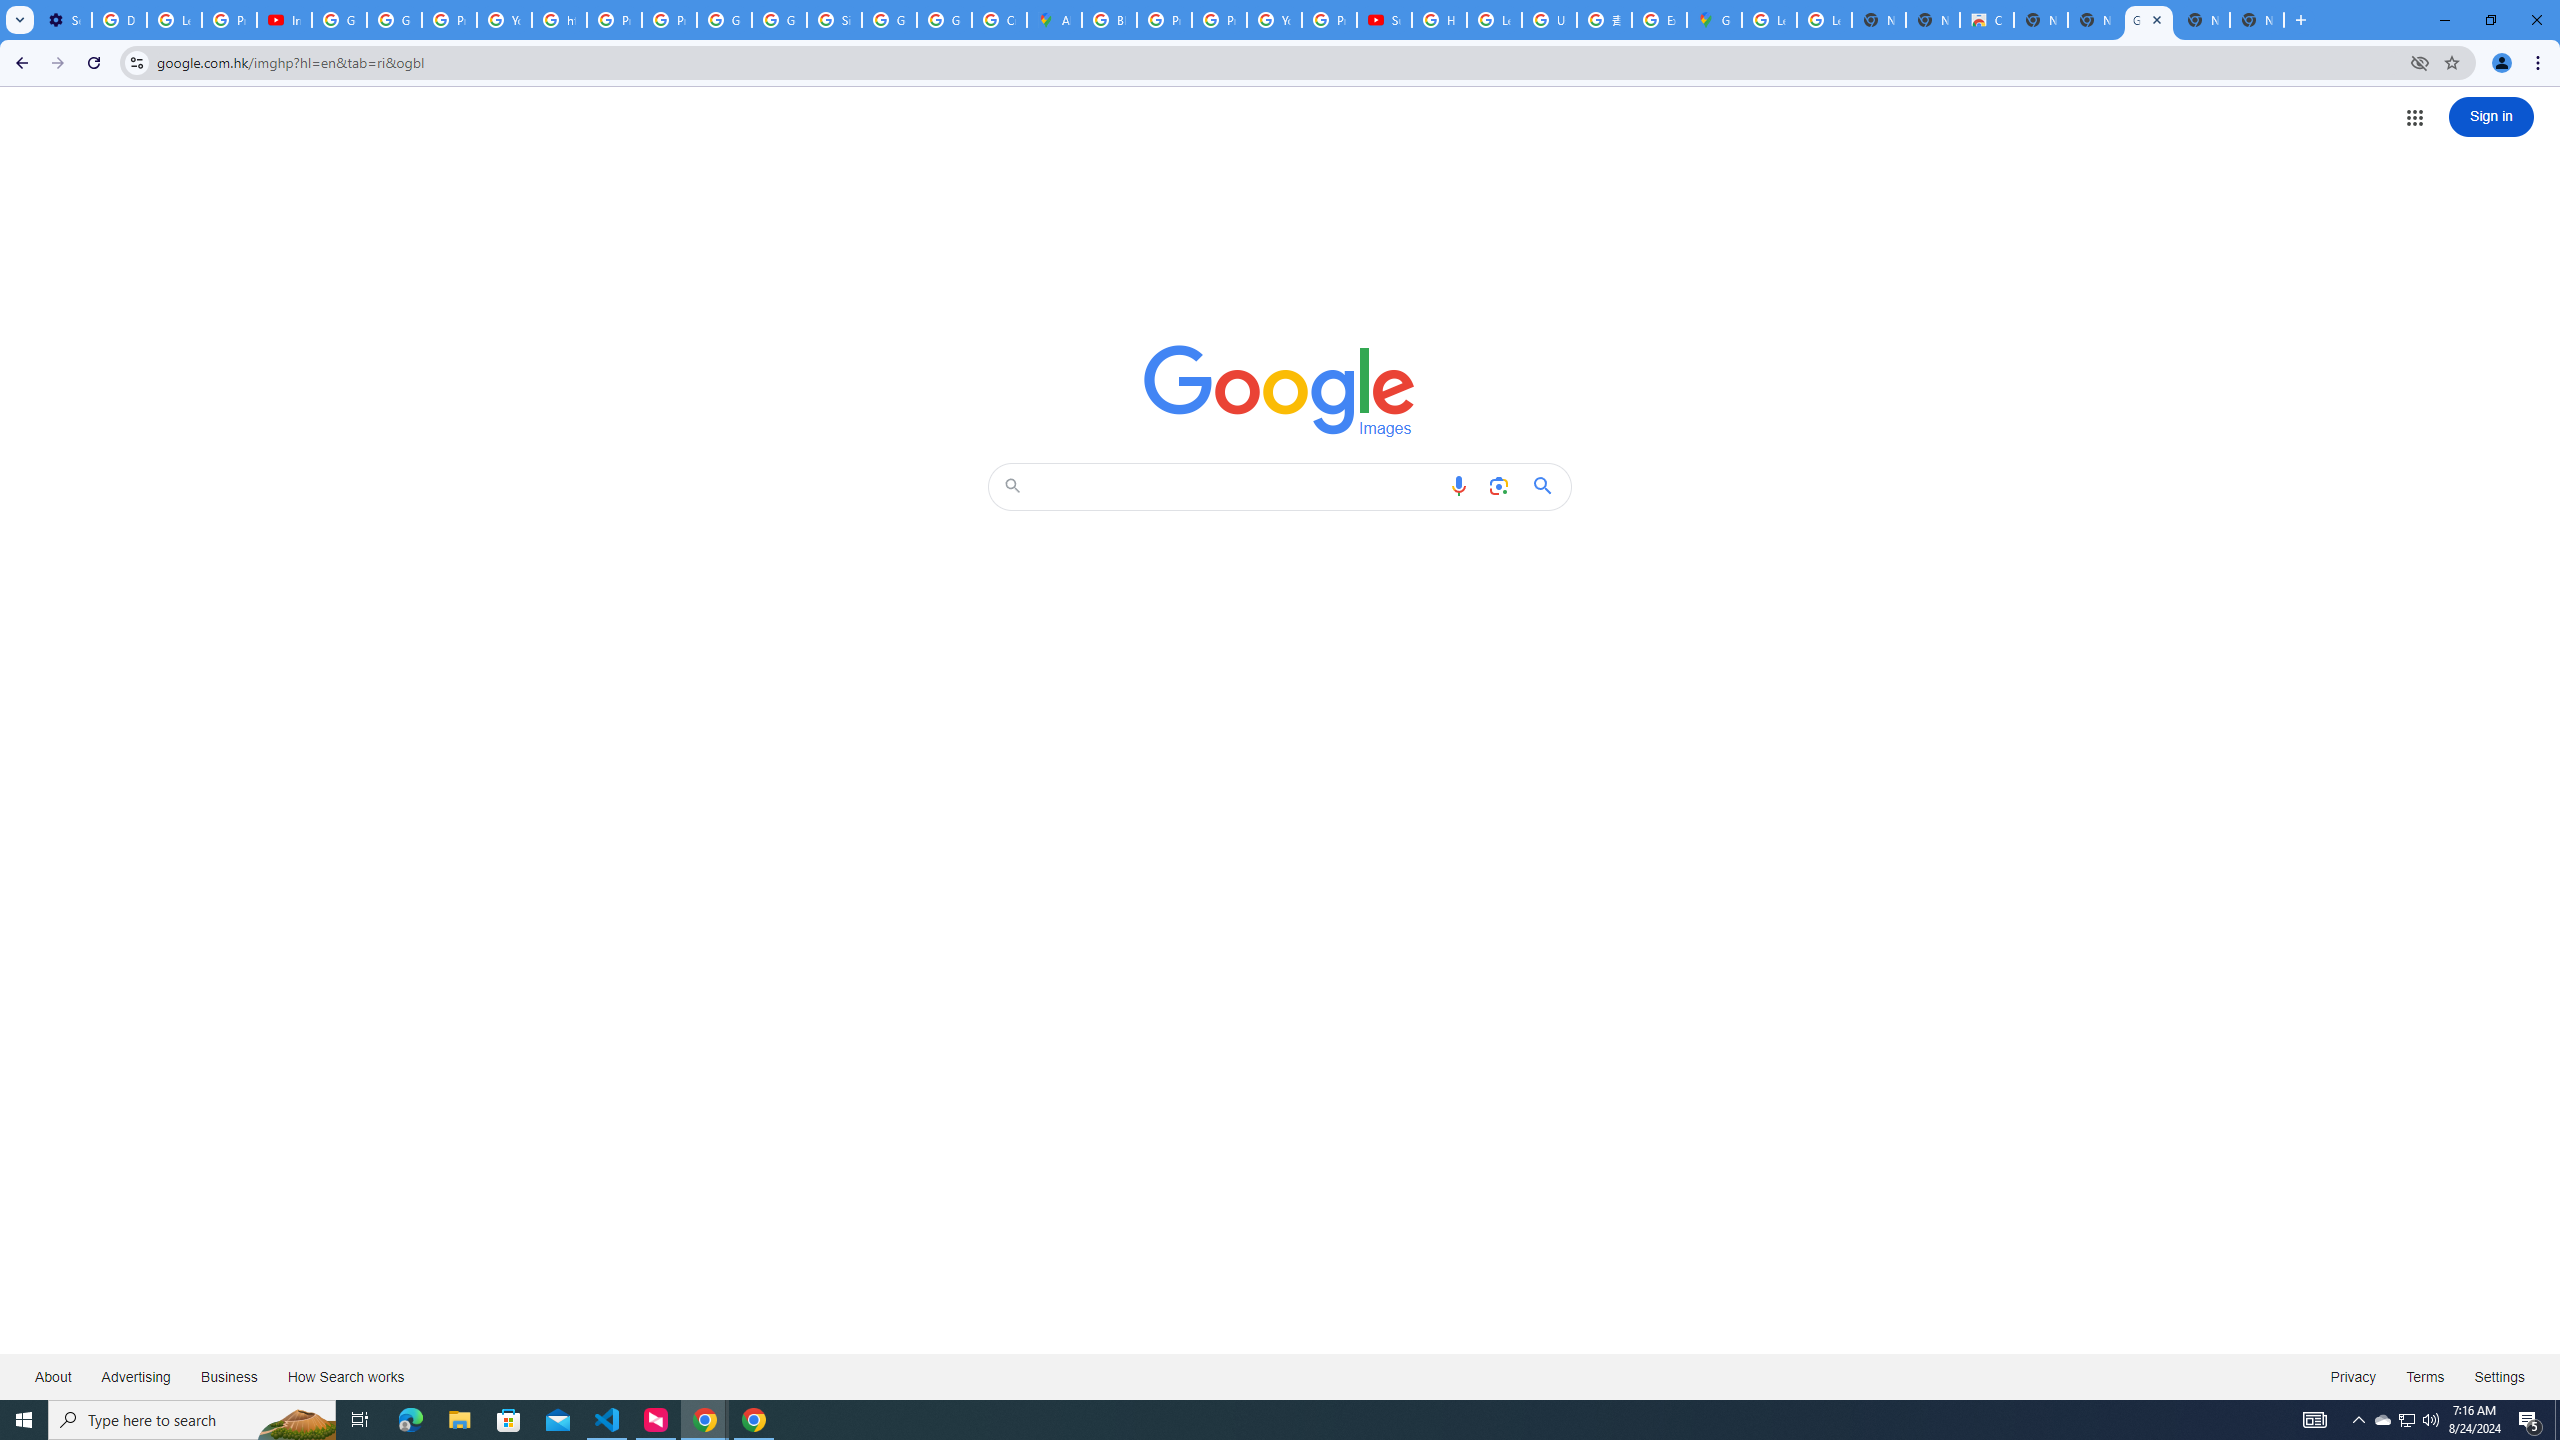 Image resolution: width=2560 pixels, height=1440 pixels. I want to click on 'Settings - Customize profile', so click(64, 19).